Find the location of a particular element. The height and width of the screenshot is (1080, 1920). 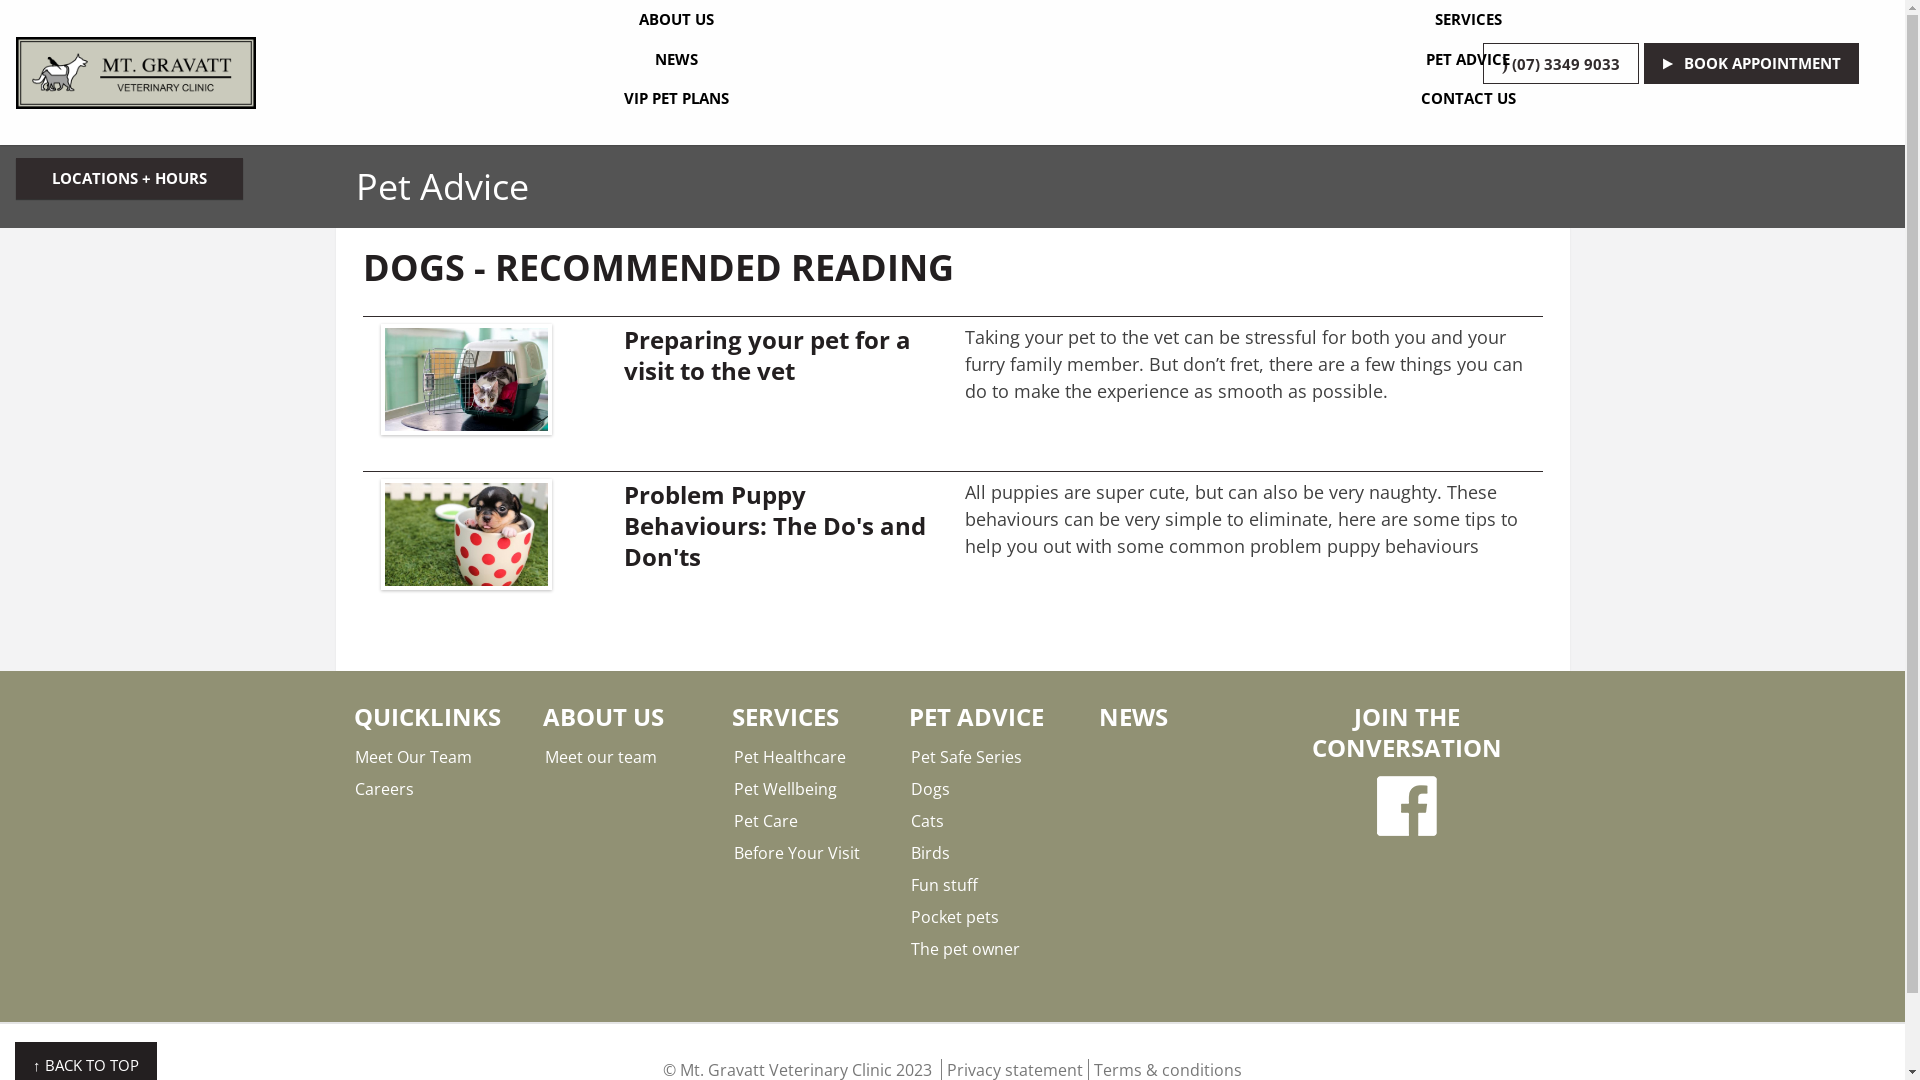

'Birds' is located at coordinates (991, 852).